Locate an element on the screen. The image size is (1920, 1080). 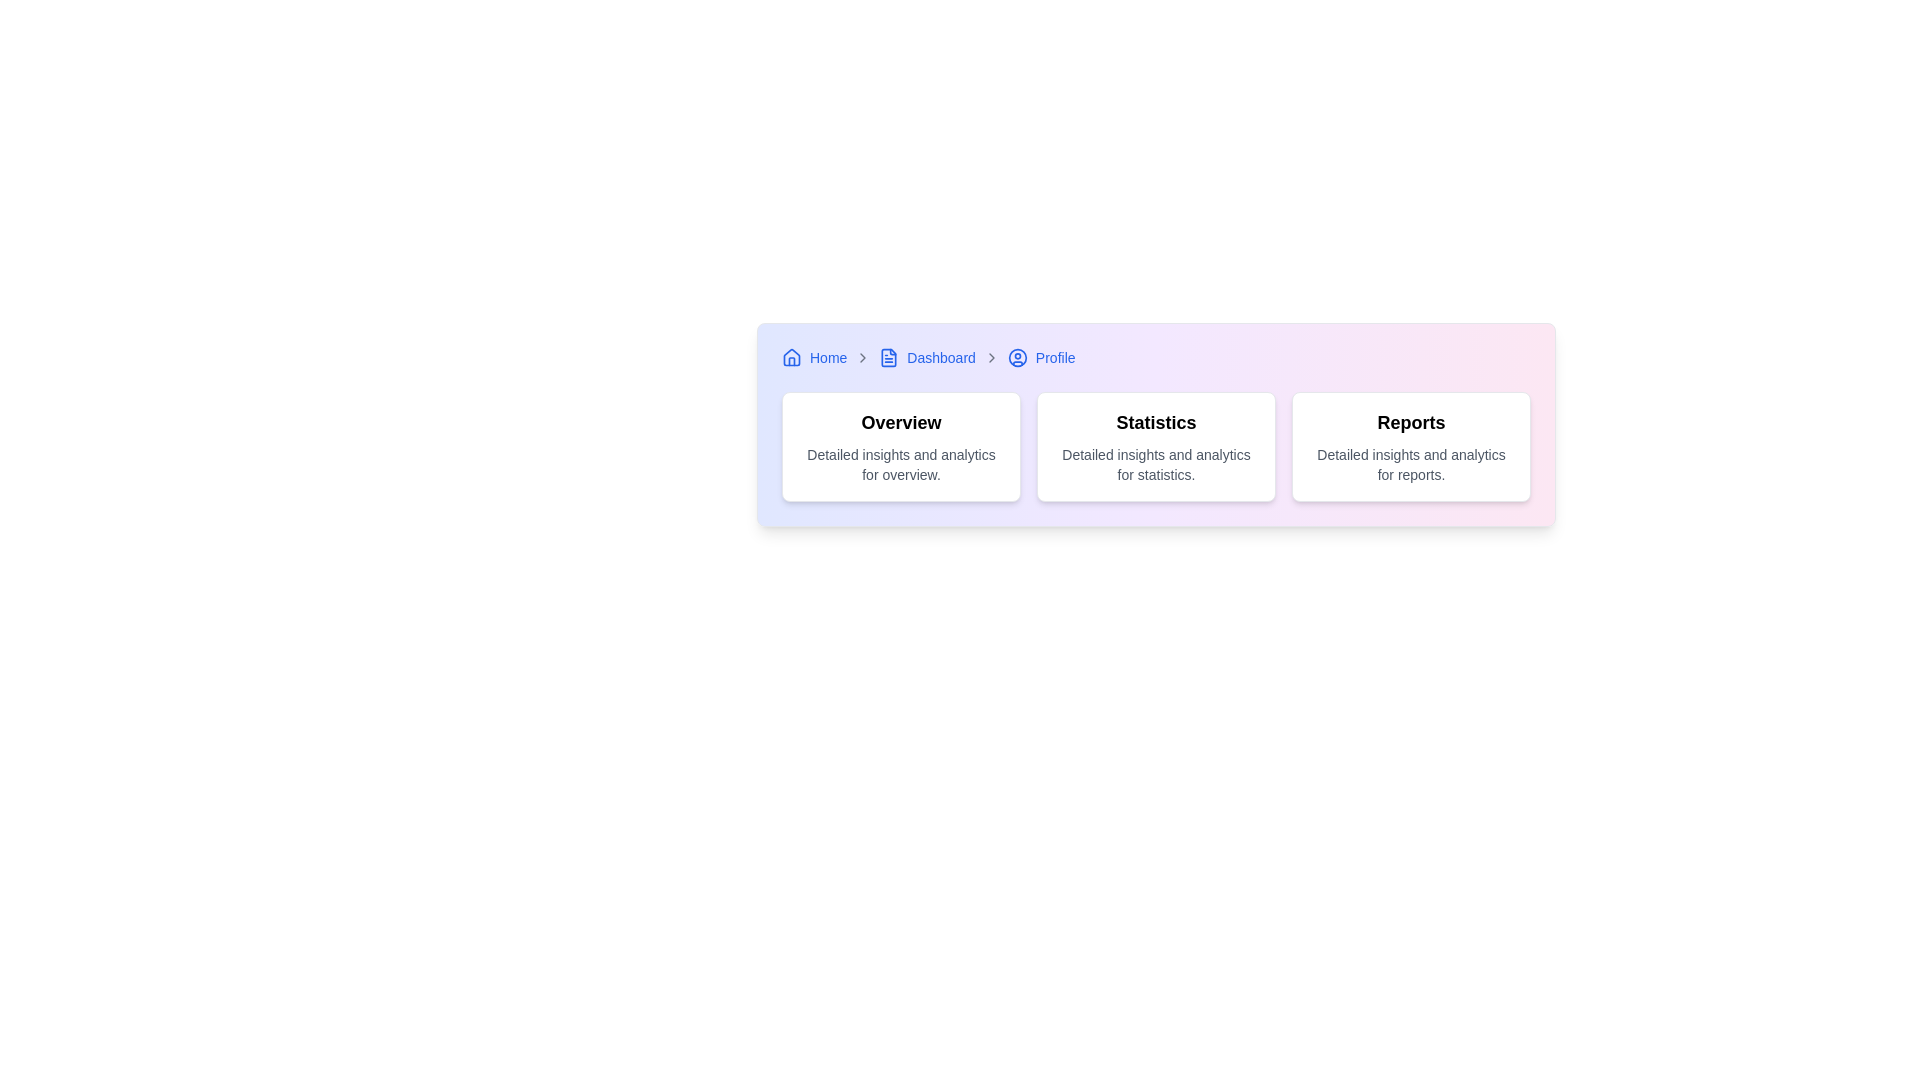
the text block that provides a description for the 'Reports' section, located below the title 'Reports' in the bottom half of the card is located at coordinates (1410, 465).